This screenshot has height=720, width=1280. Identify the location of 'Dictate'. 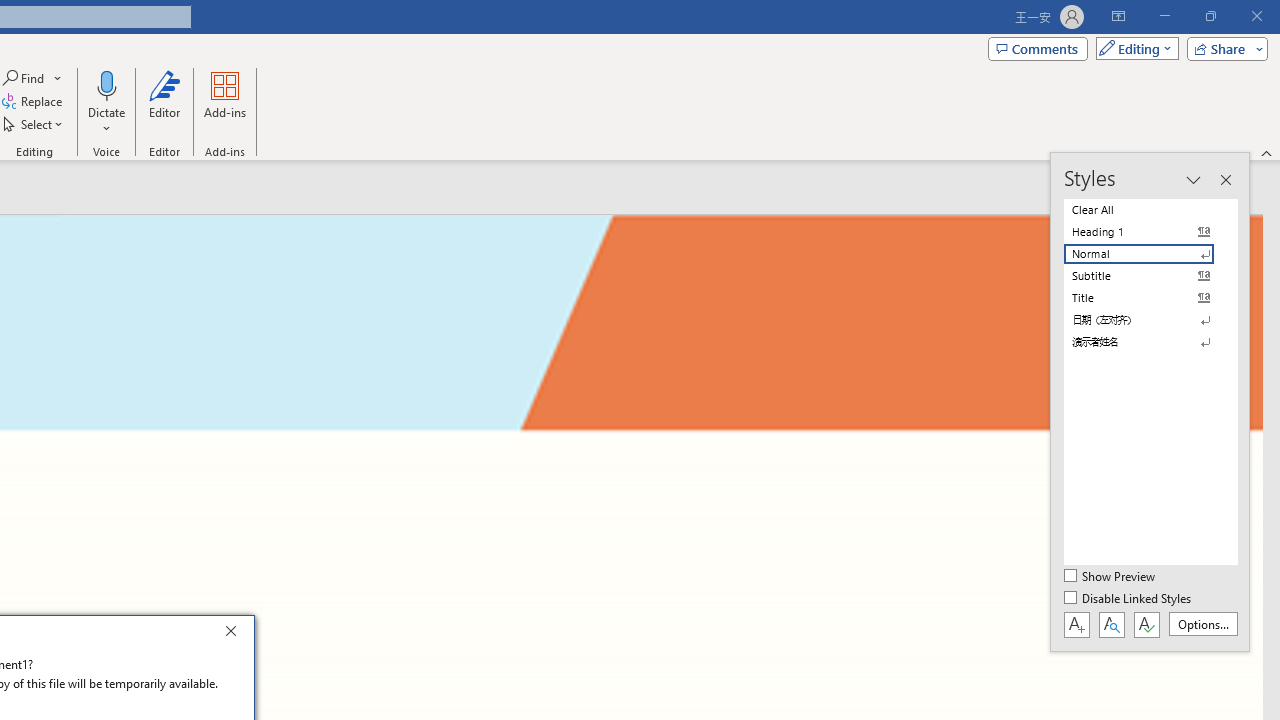
(105, 103).